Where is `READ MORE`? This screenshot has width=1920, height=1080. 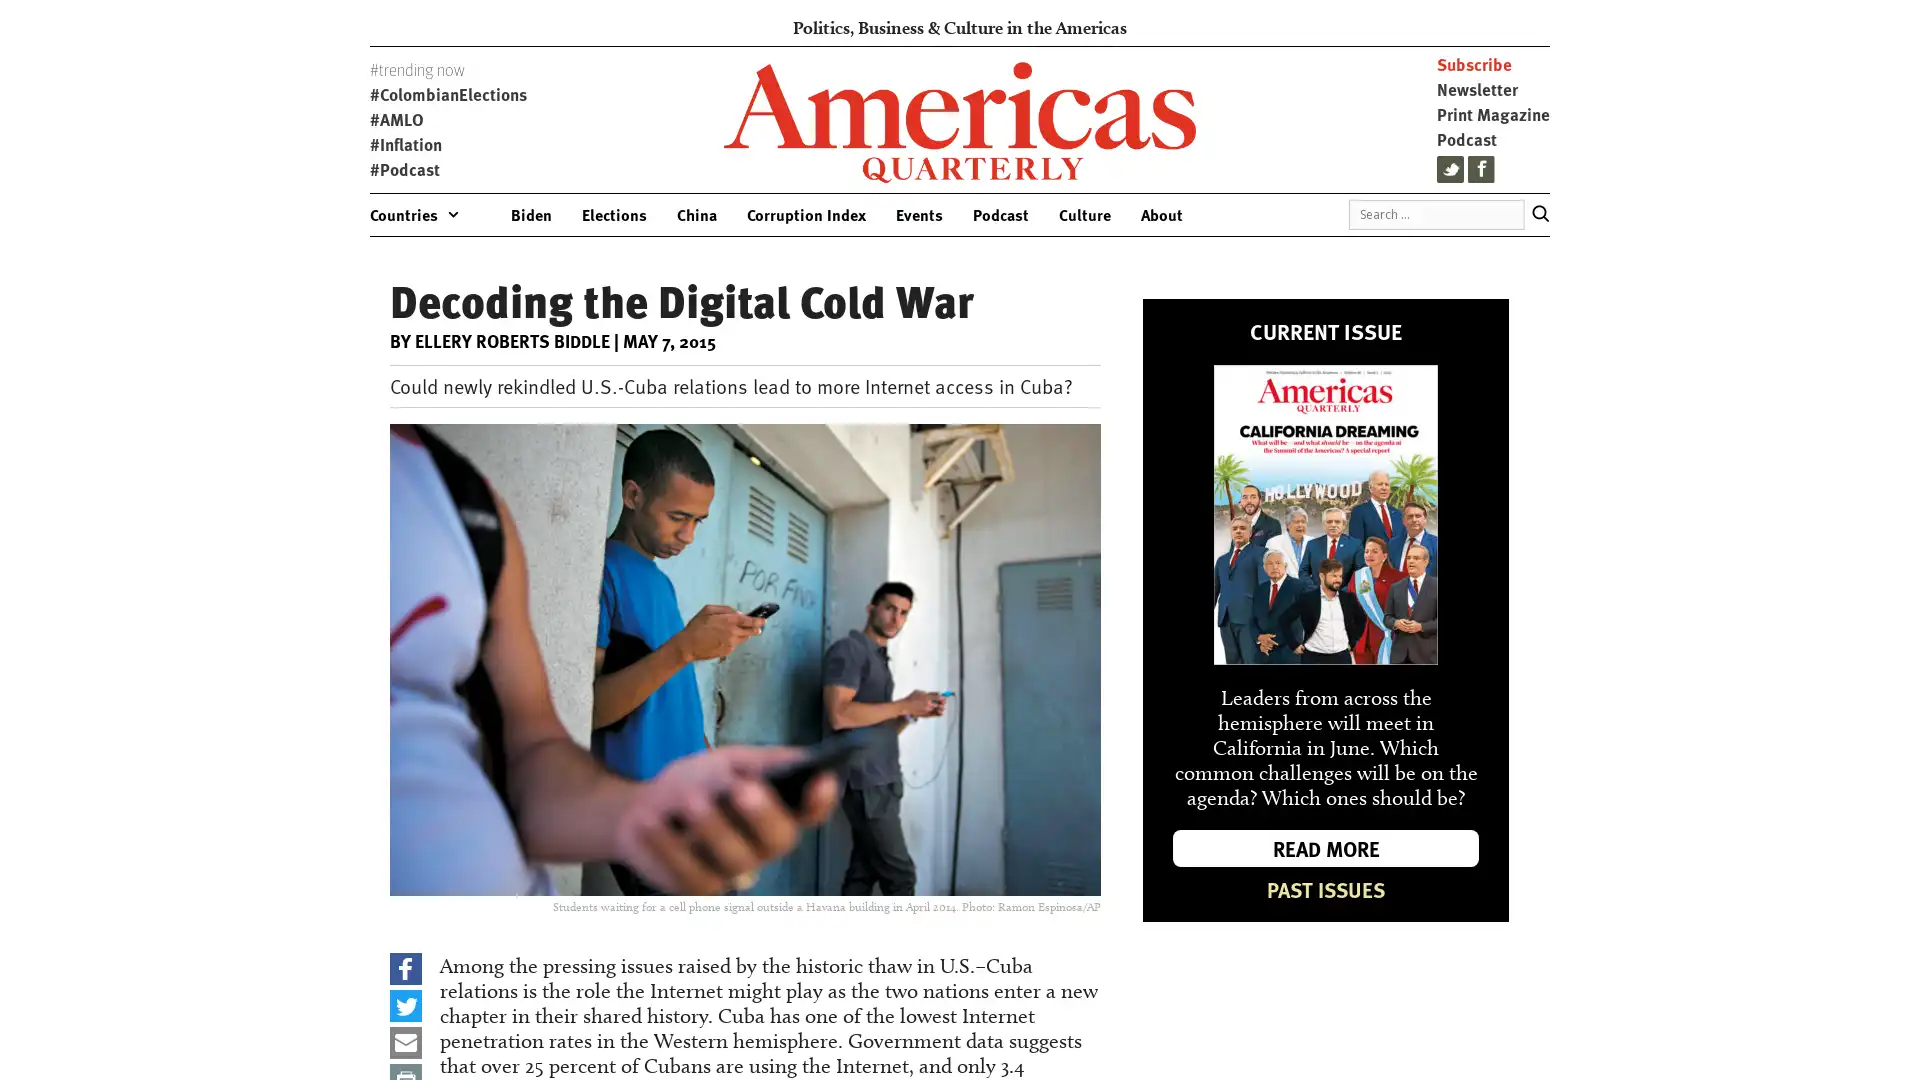
READ MORE is located at coordinates (1325, 848).